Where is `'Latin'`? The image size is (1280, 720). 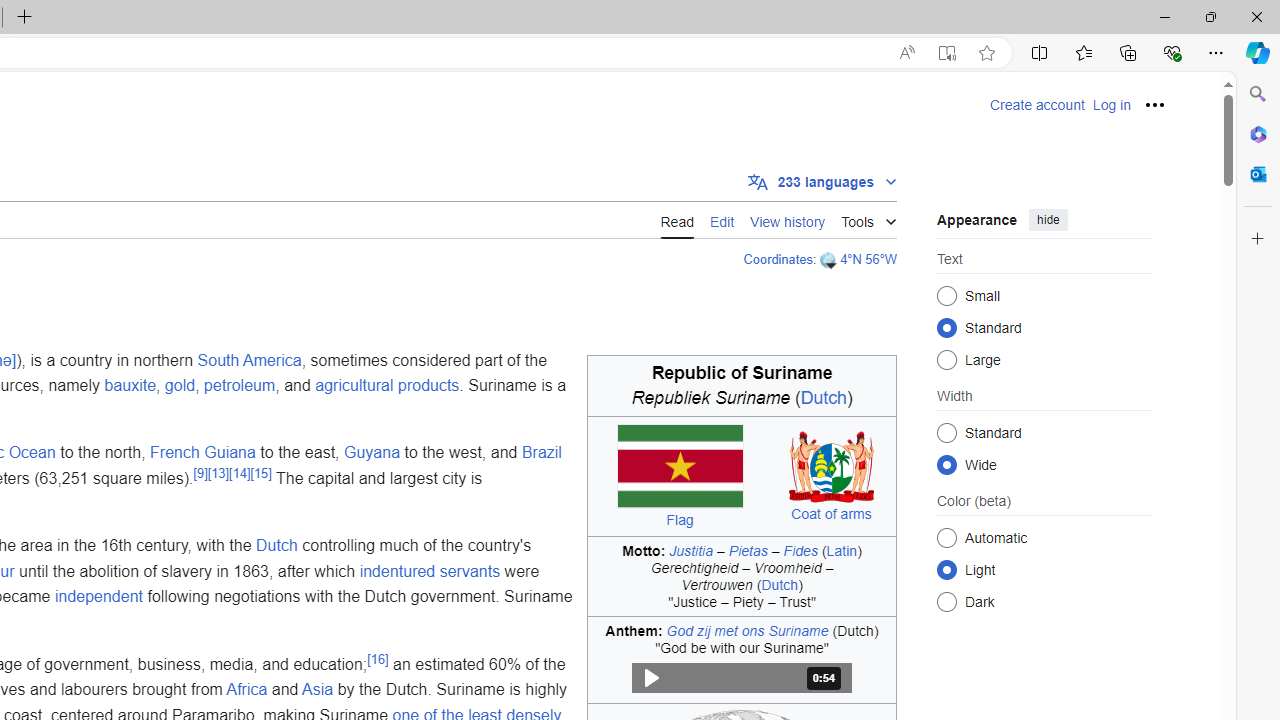
'Latin' is located at coordinates (841, 550).